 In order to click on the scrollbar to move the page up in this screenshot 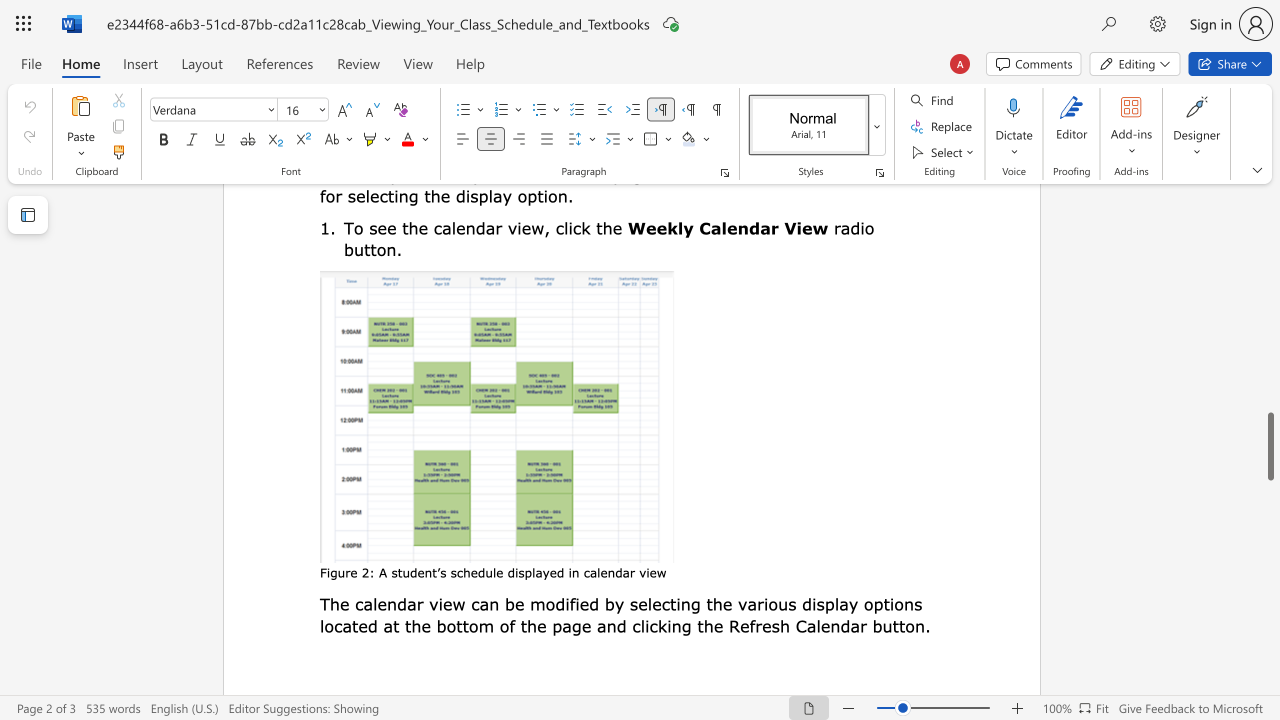, I will do `click(1269, 280)`.